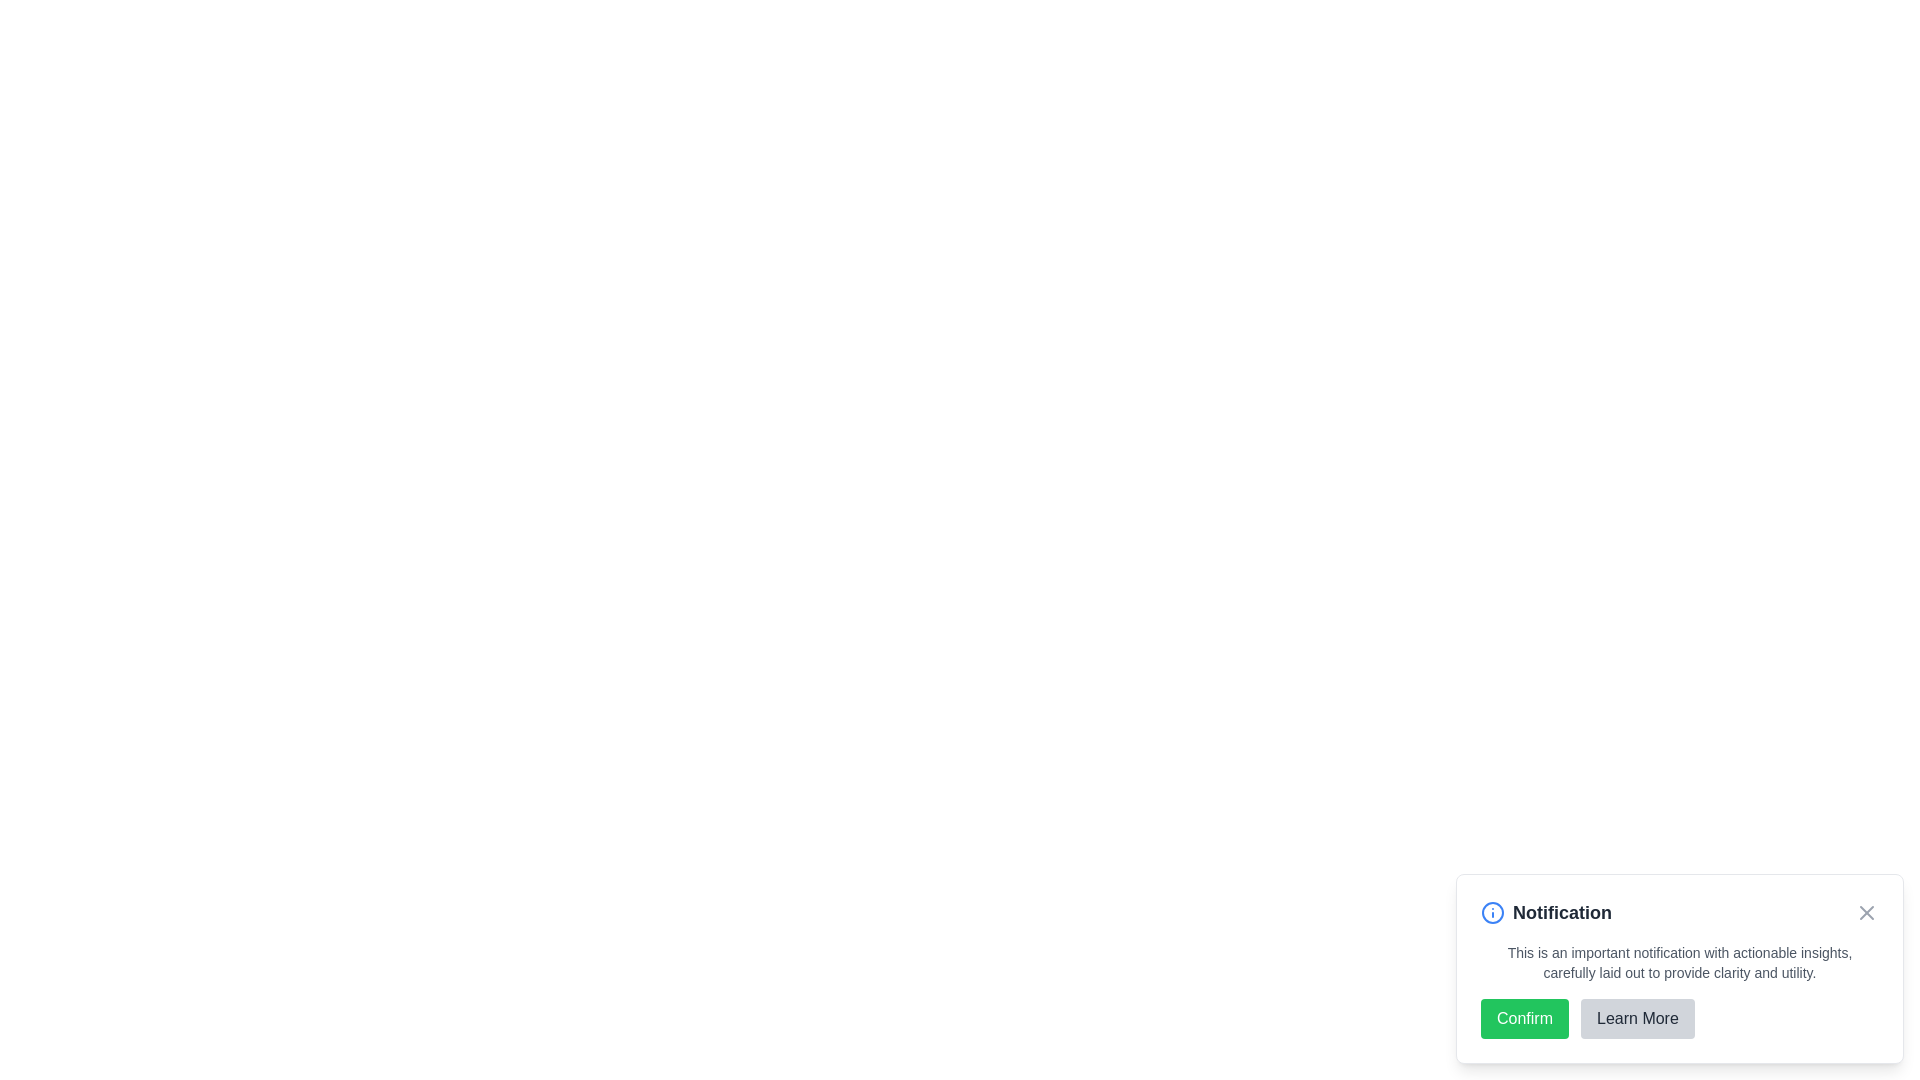 This screenshot has width=1920, height=1080. What do you see at coordinates (1637, 1018) in the screenshot?
I see `the button located at the bottom right corner of the notification modal` at bounding box center [1637, 1018].